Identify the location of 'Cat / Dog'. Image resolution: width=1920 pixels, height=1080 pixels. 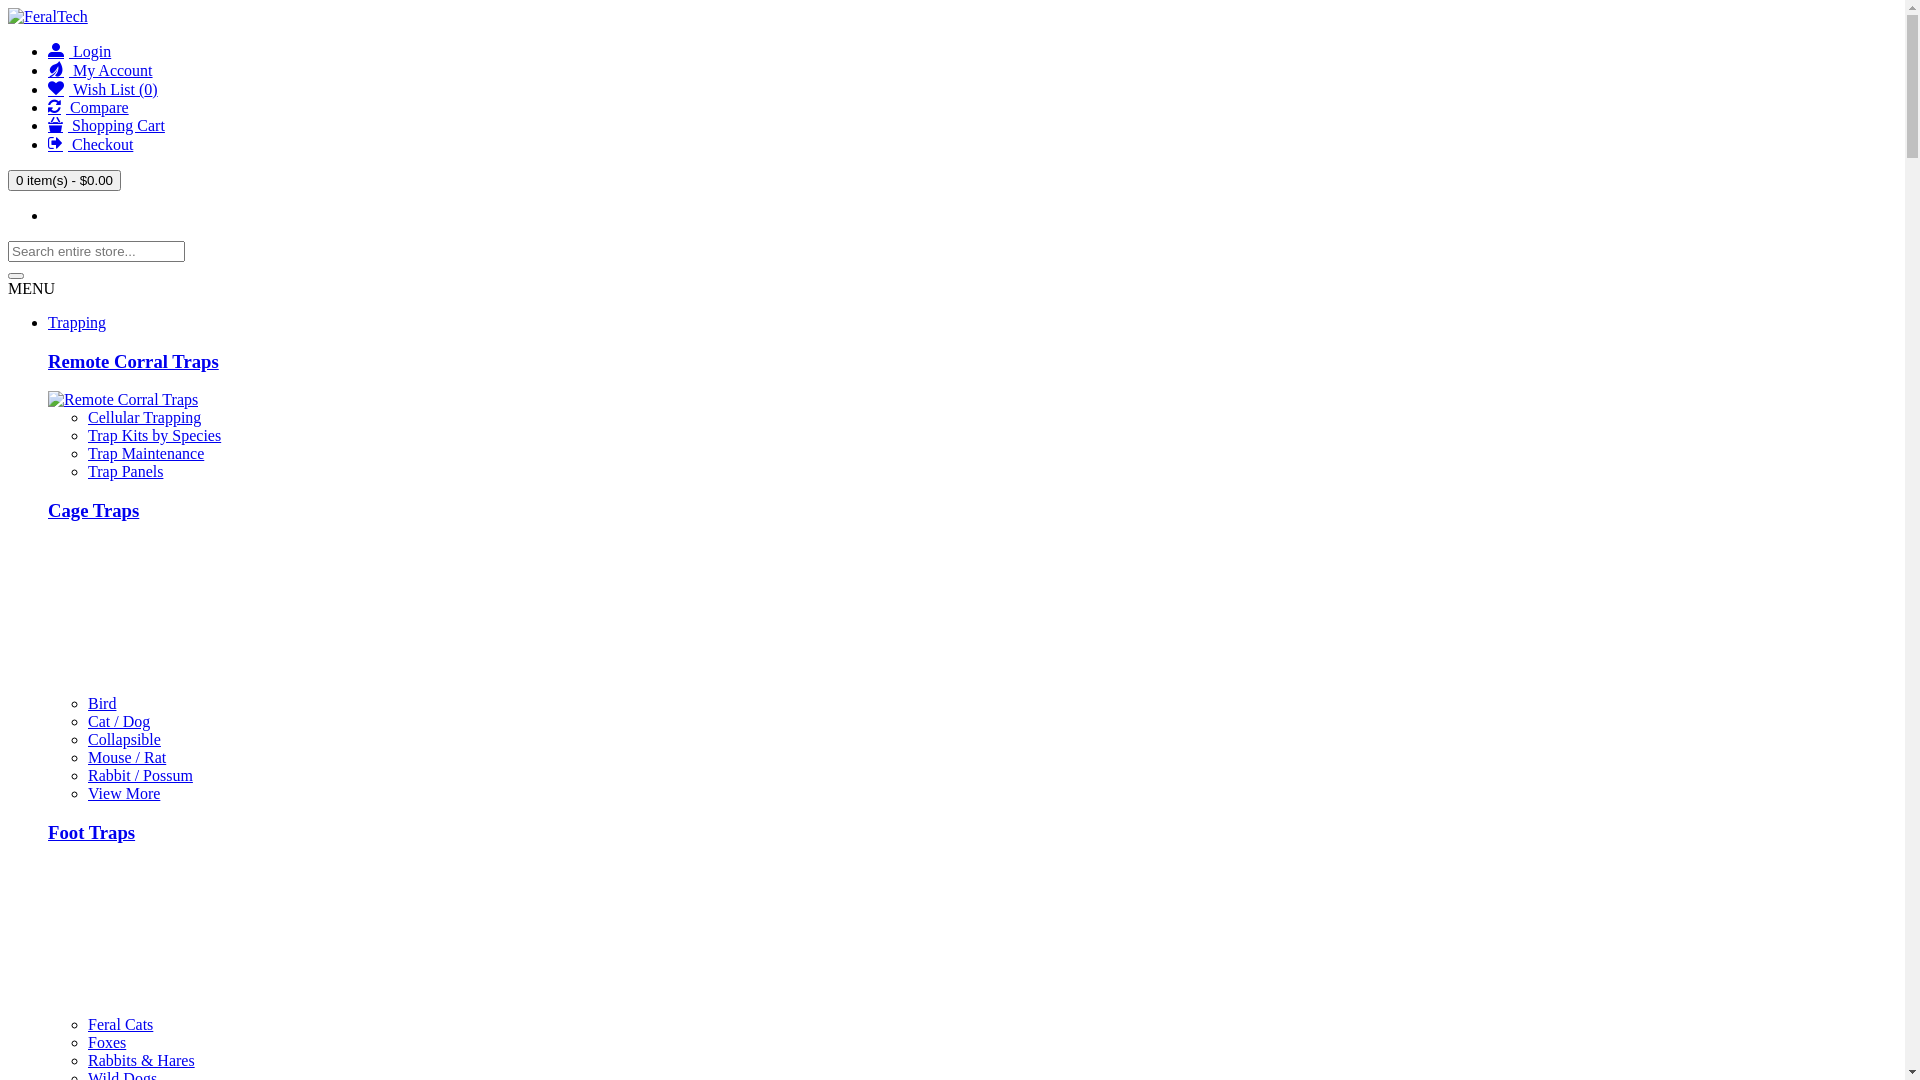
(118, 721).